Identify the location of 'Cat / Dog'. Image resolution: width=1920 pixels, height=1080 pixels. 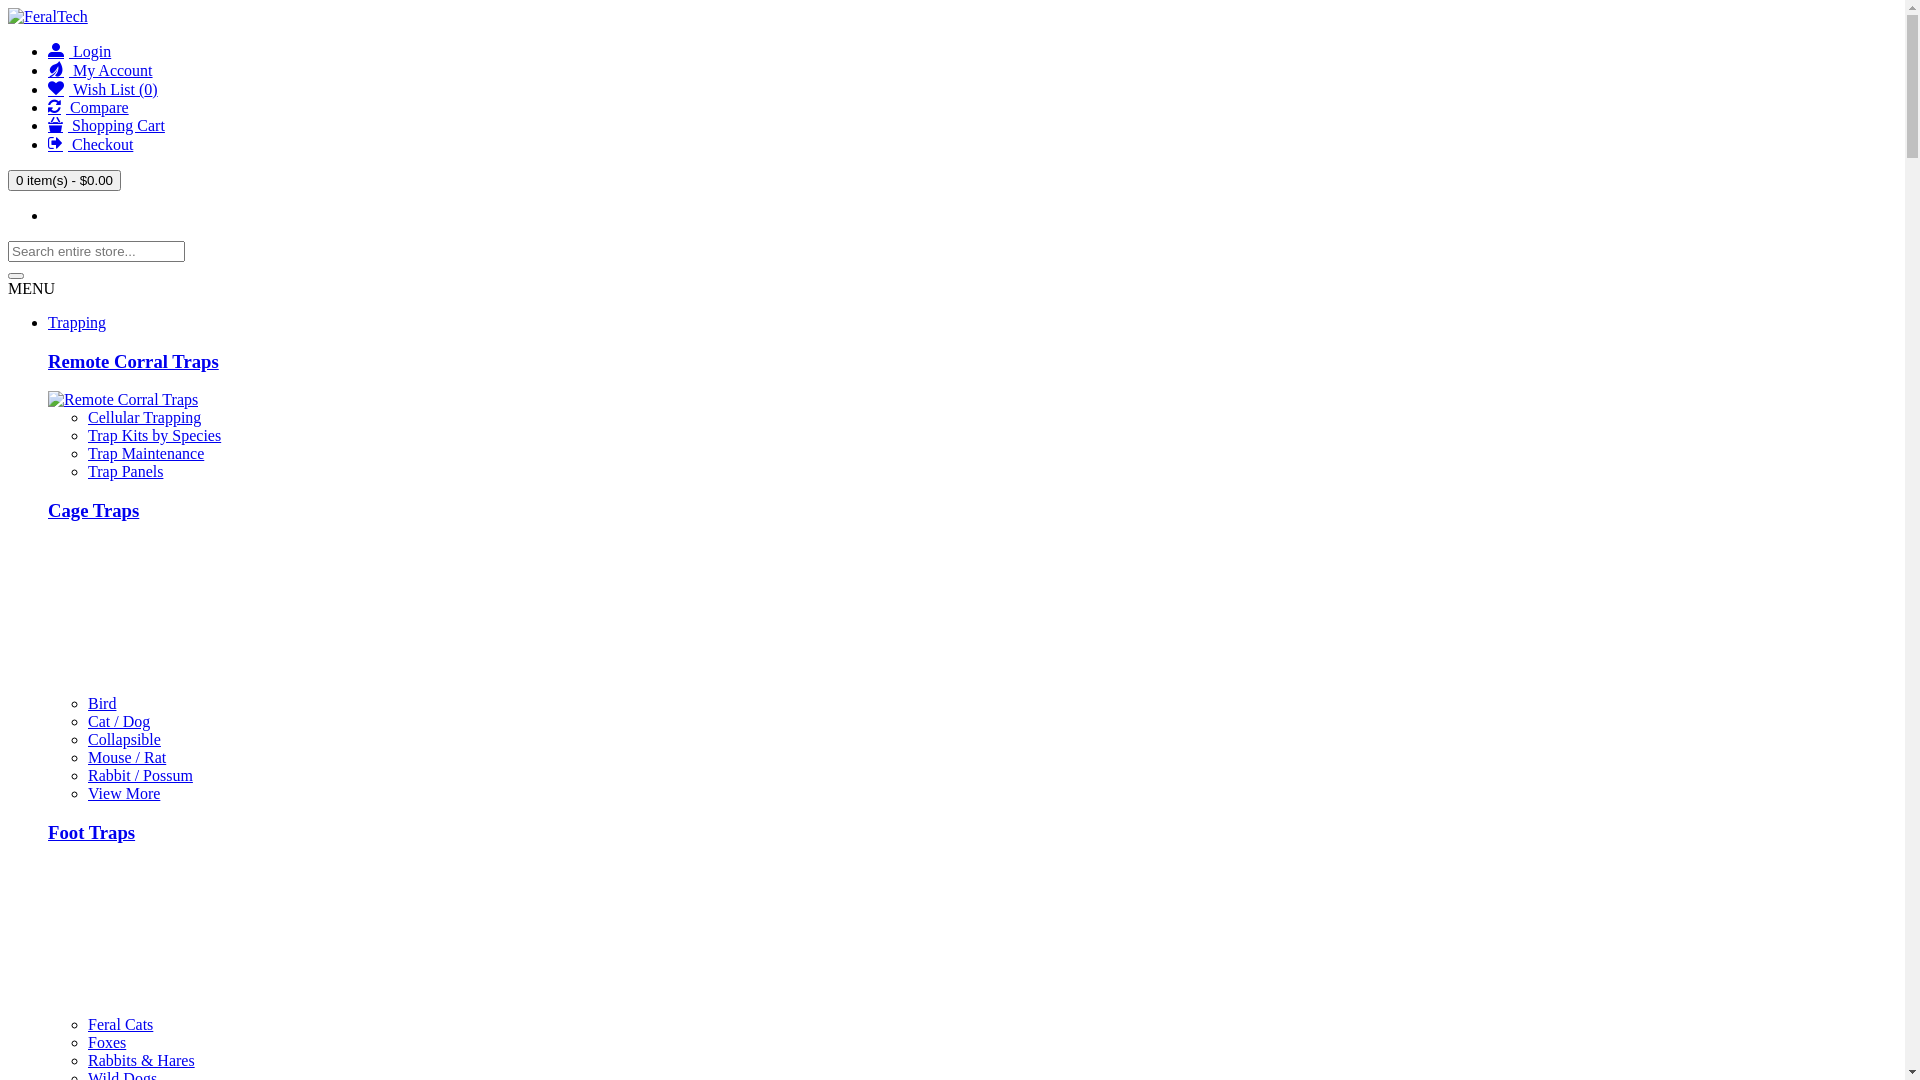
(118, 721).